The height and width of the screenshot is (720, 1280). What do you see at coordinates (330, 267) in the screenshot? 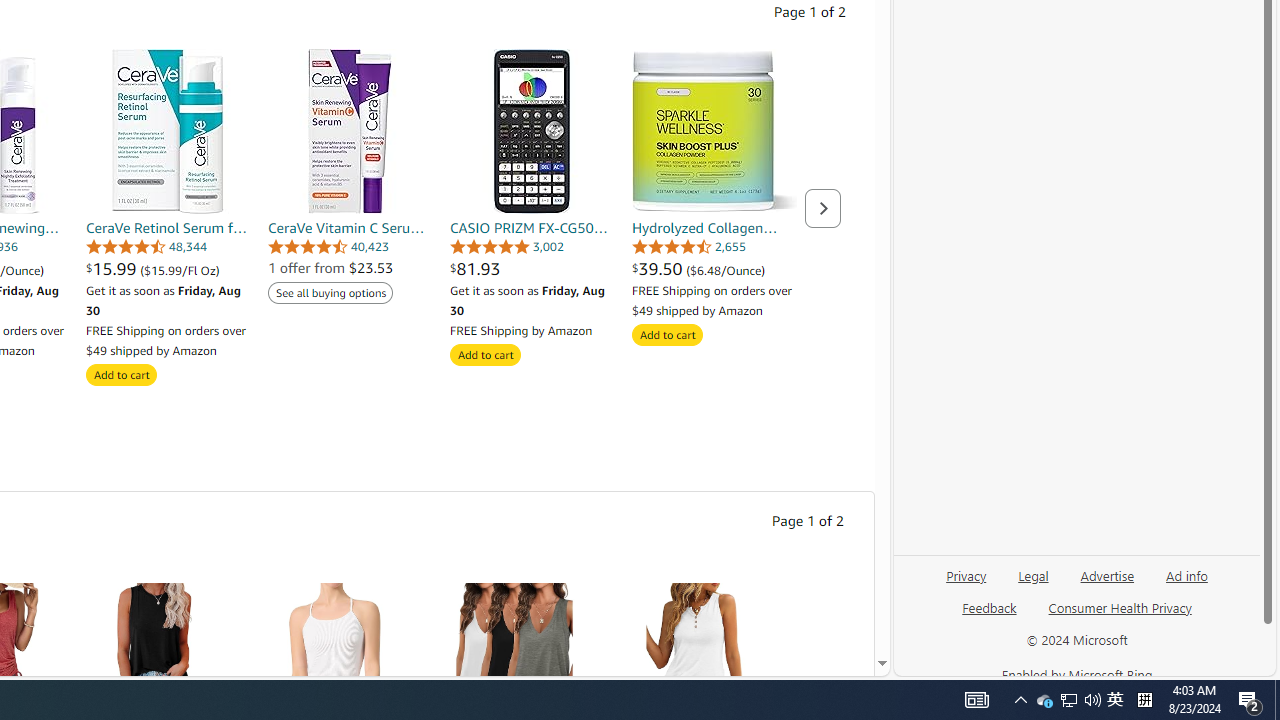
I see `'1 offer from $23.53'` at bounding box center [330, 267].